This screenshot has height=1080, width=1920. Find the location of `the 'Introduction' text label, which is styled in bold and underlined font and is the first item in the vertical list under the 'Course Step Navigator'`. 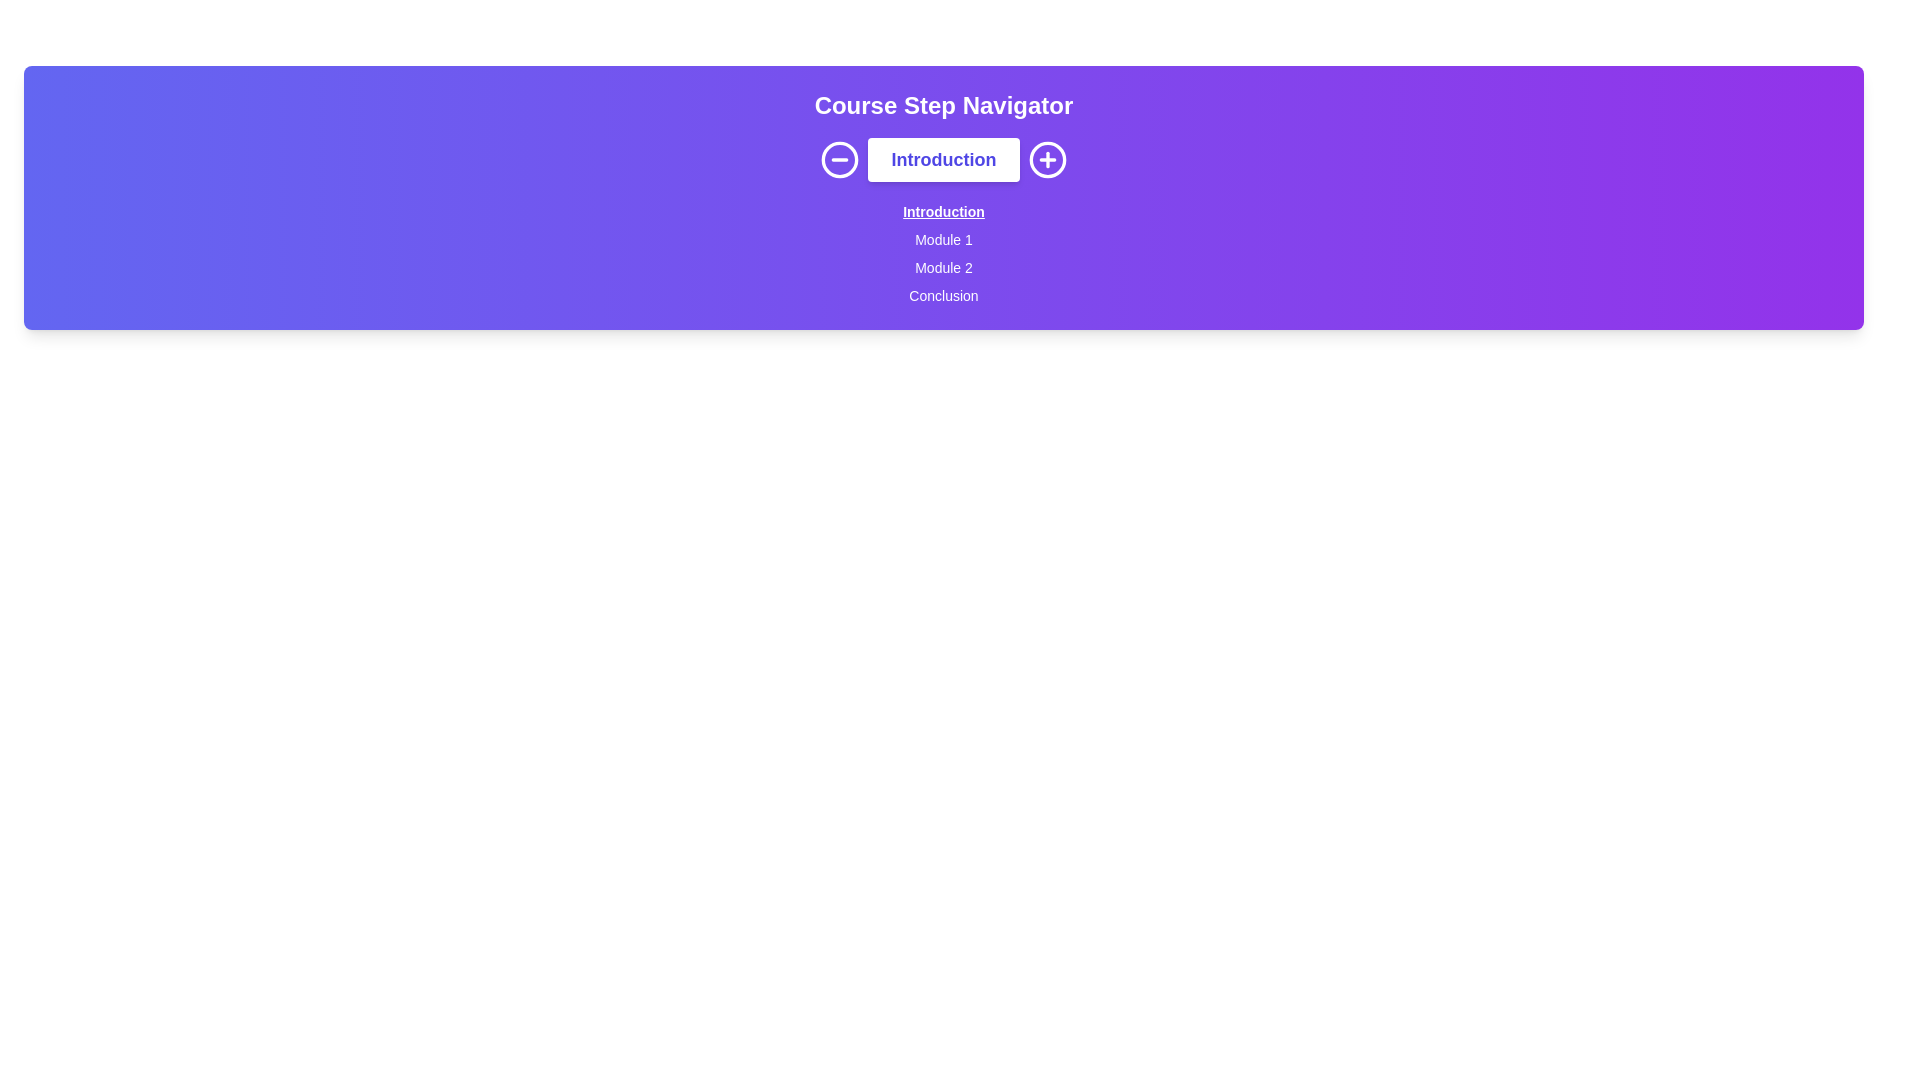

the 'Introduction' text label, which is styled in bold and underlined font and is the first item in the vertical list under the 'Course Step Navigator' is located at coordinates (943, 208).